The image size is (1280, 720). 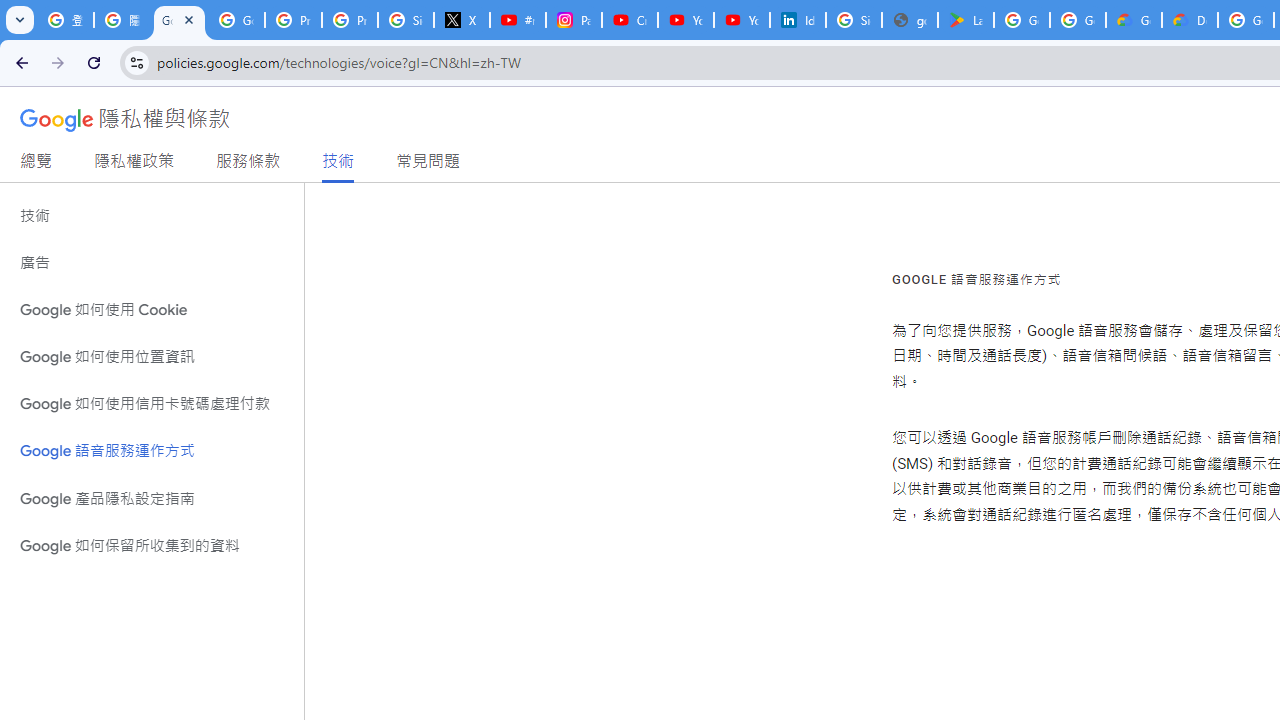 I want to click on 'Privacy Help Center - Policies Help', so click(x=350, y=20).